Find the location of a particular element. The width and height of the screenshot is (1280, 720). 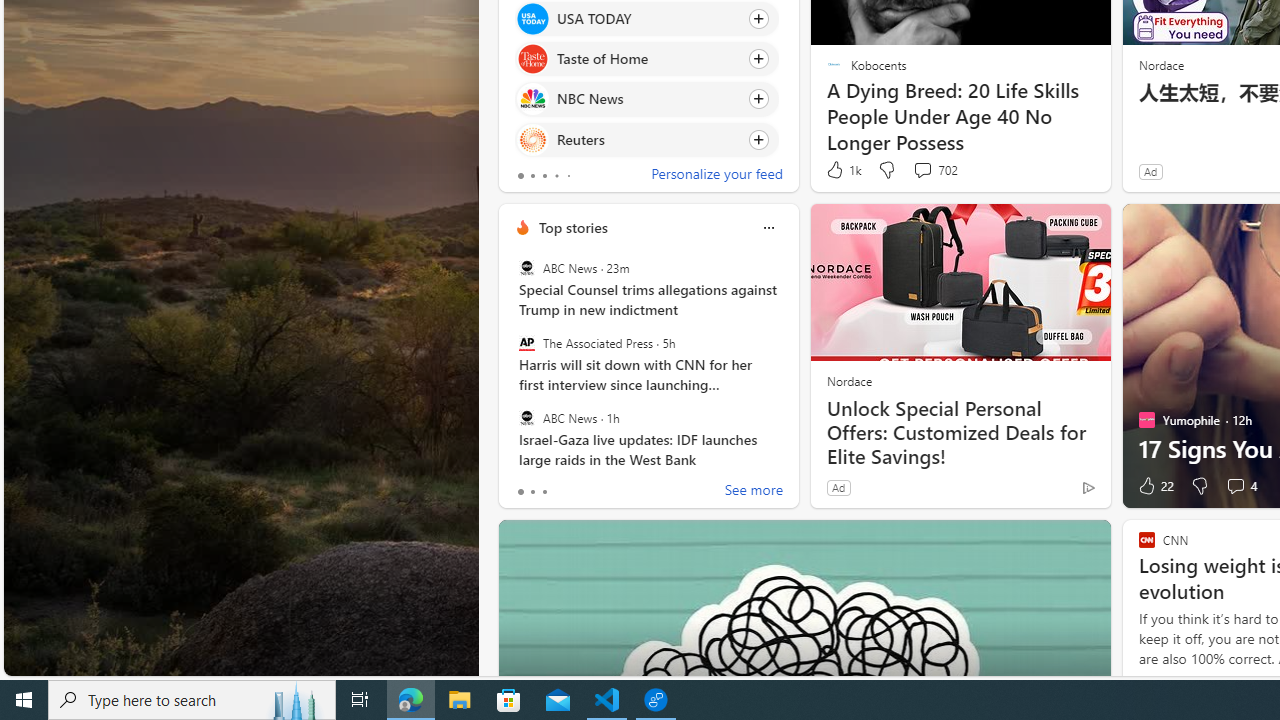

'1k Like' is located at coordinates (842, 169).